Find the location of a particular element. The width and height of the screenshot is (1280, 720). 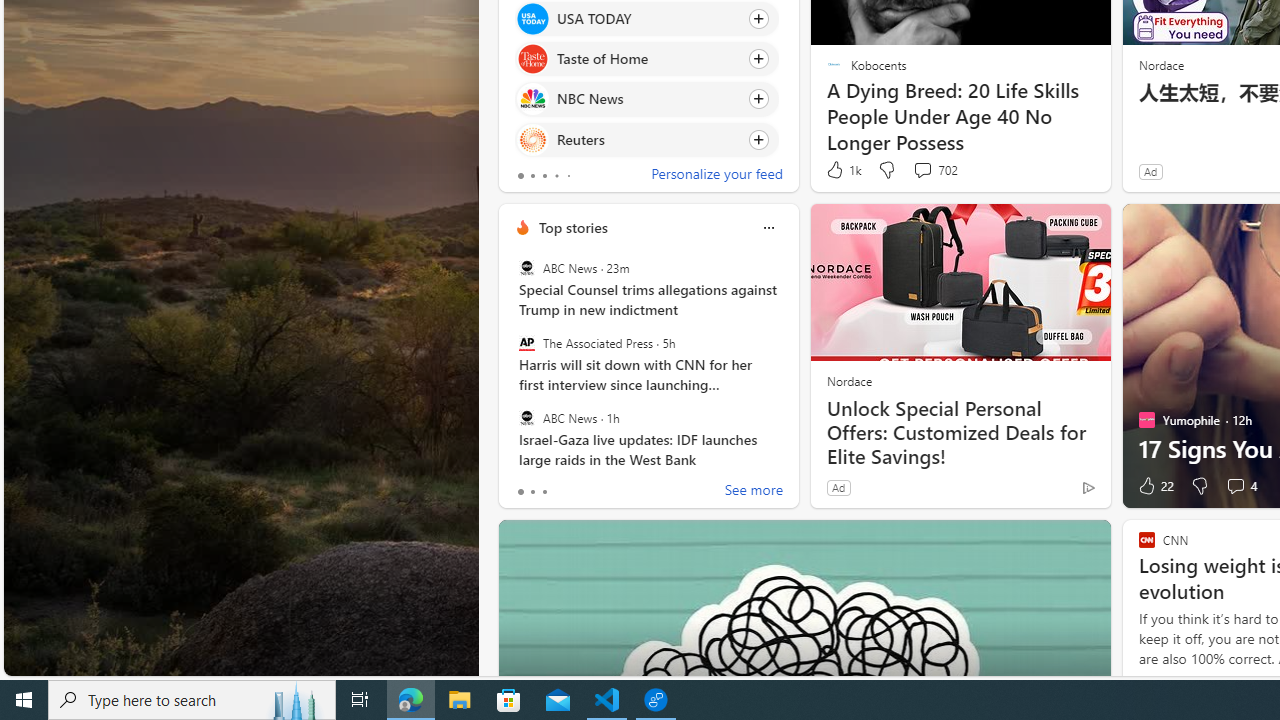

'1k Like' is located at coordinates (842, 169).